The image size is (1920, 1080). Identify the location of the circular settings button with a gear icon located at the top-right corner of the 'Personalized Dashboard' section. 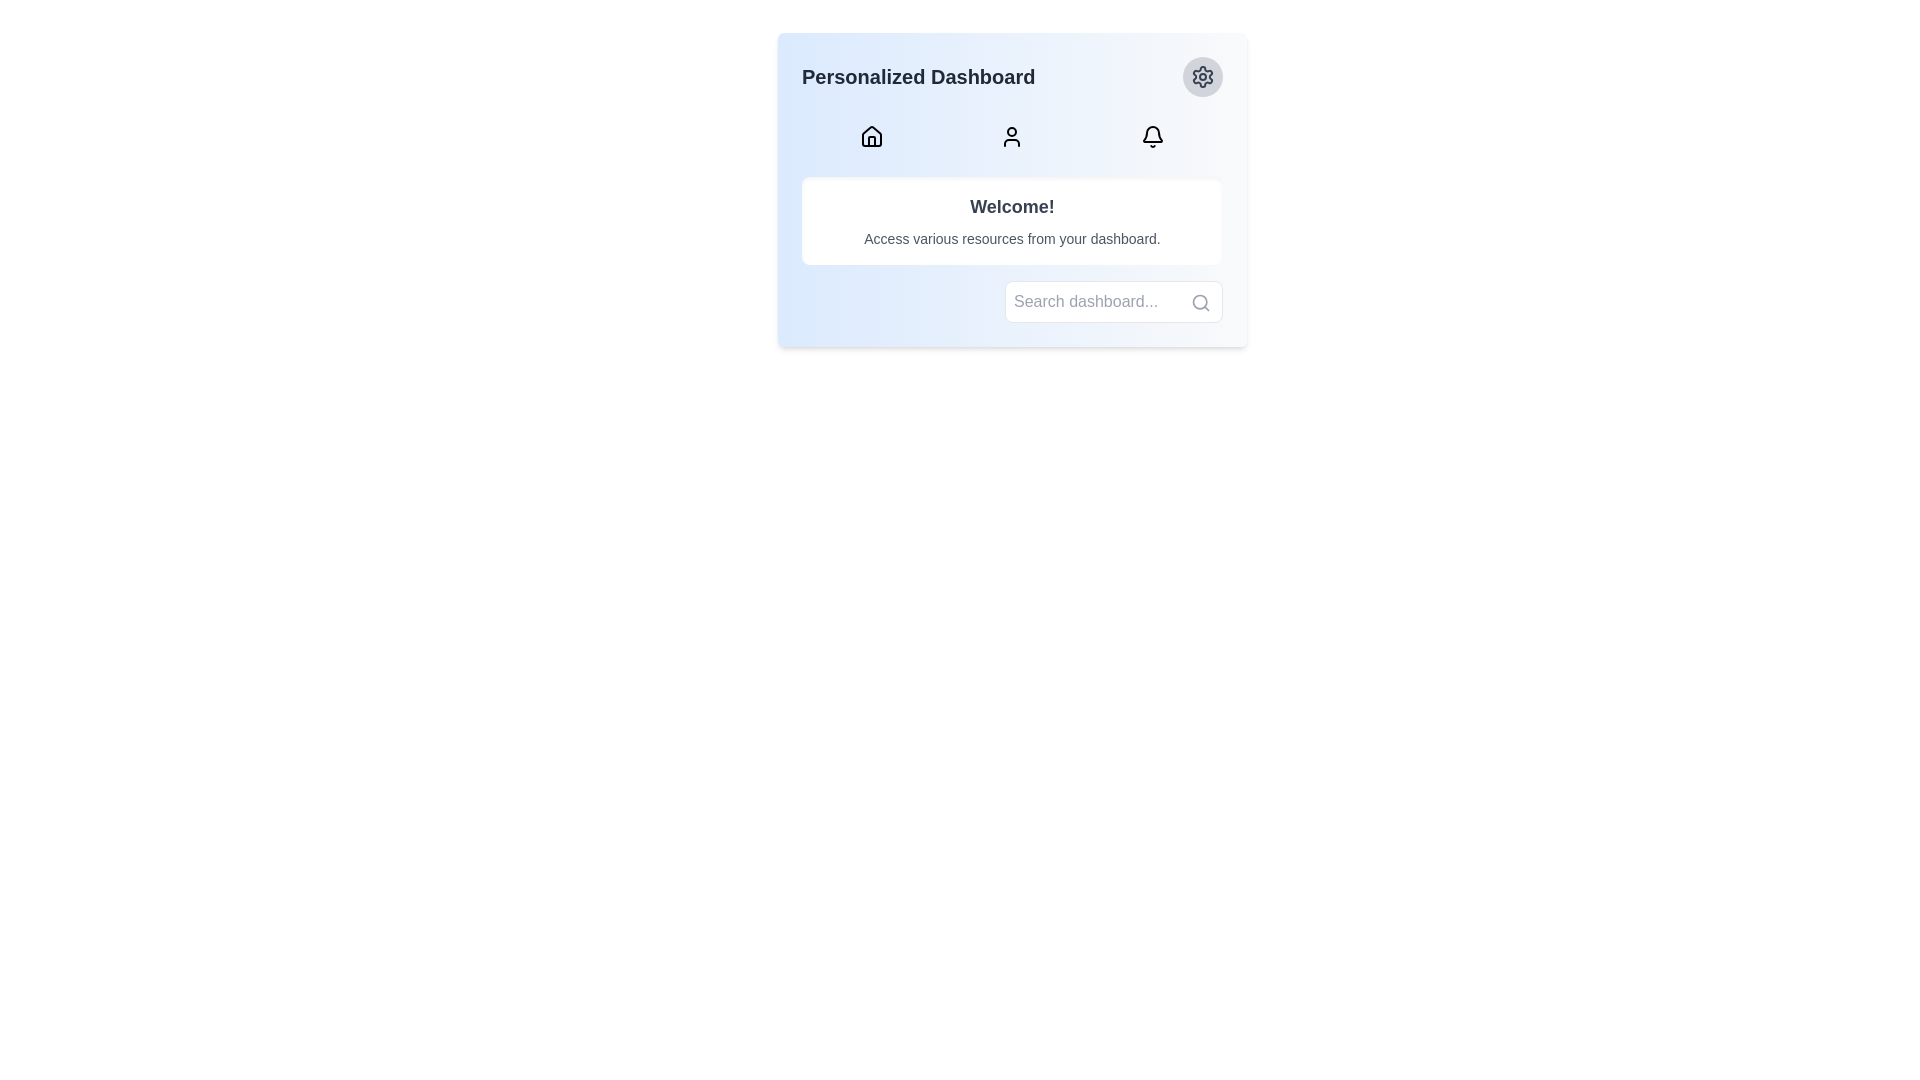
(1202, 76).